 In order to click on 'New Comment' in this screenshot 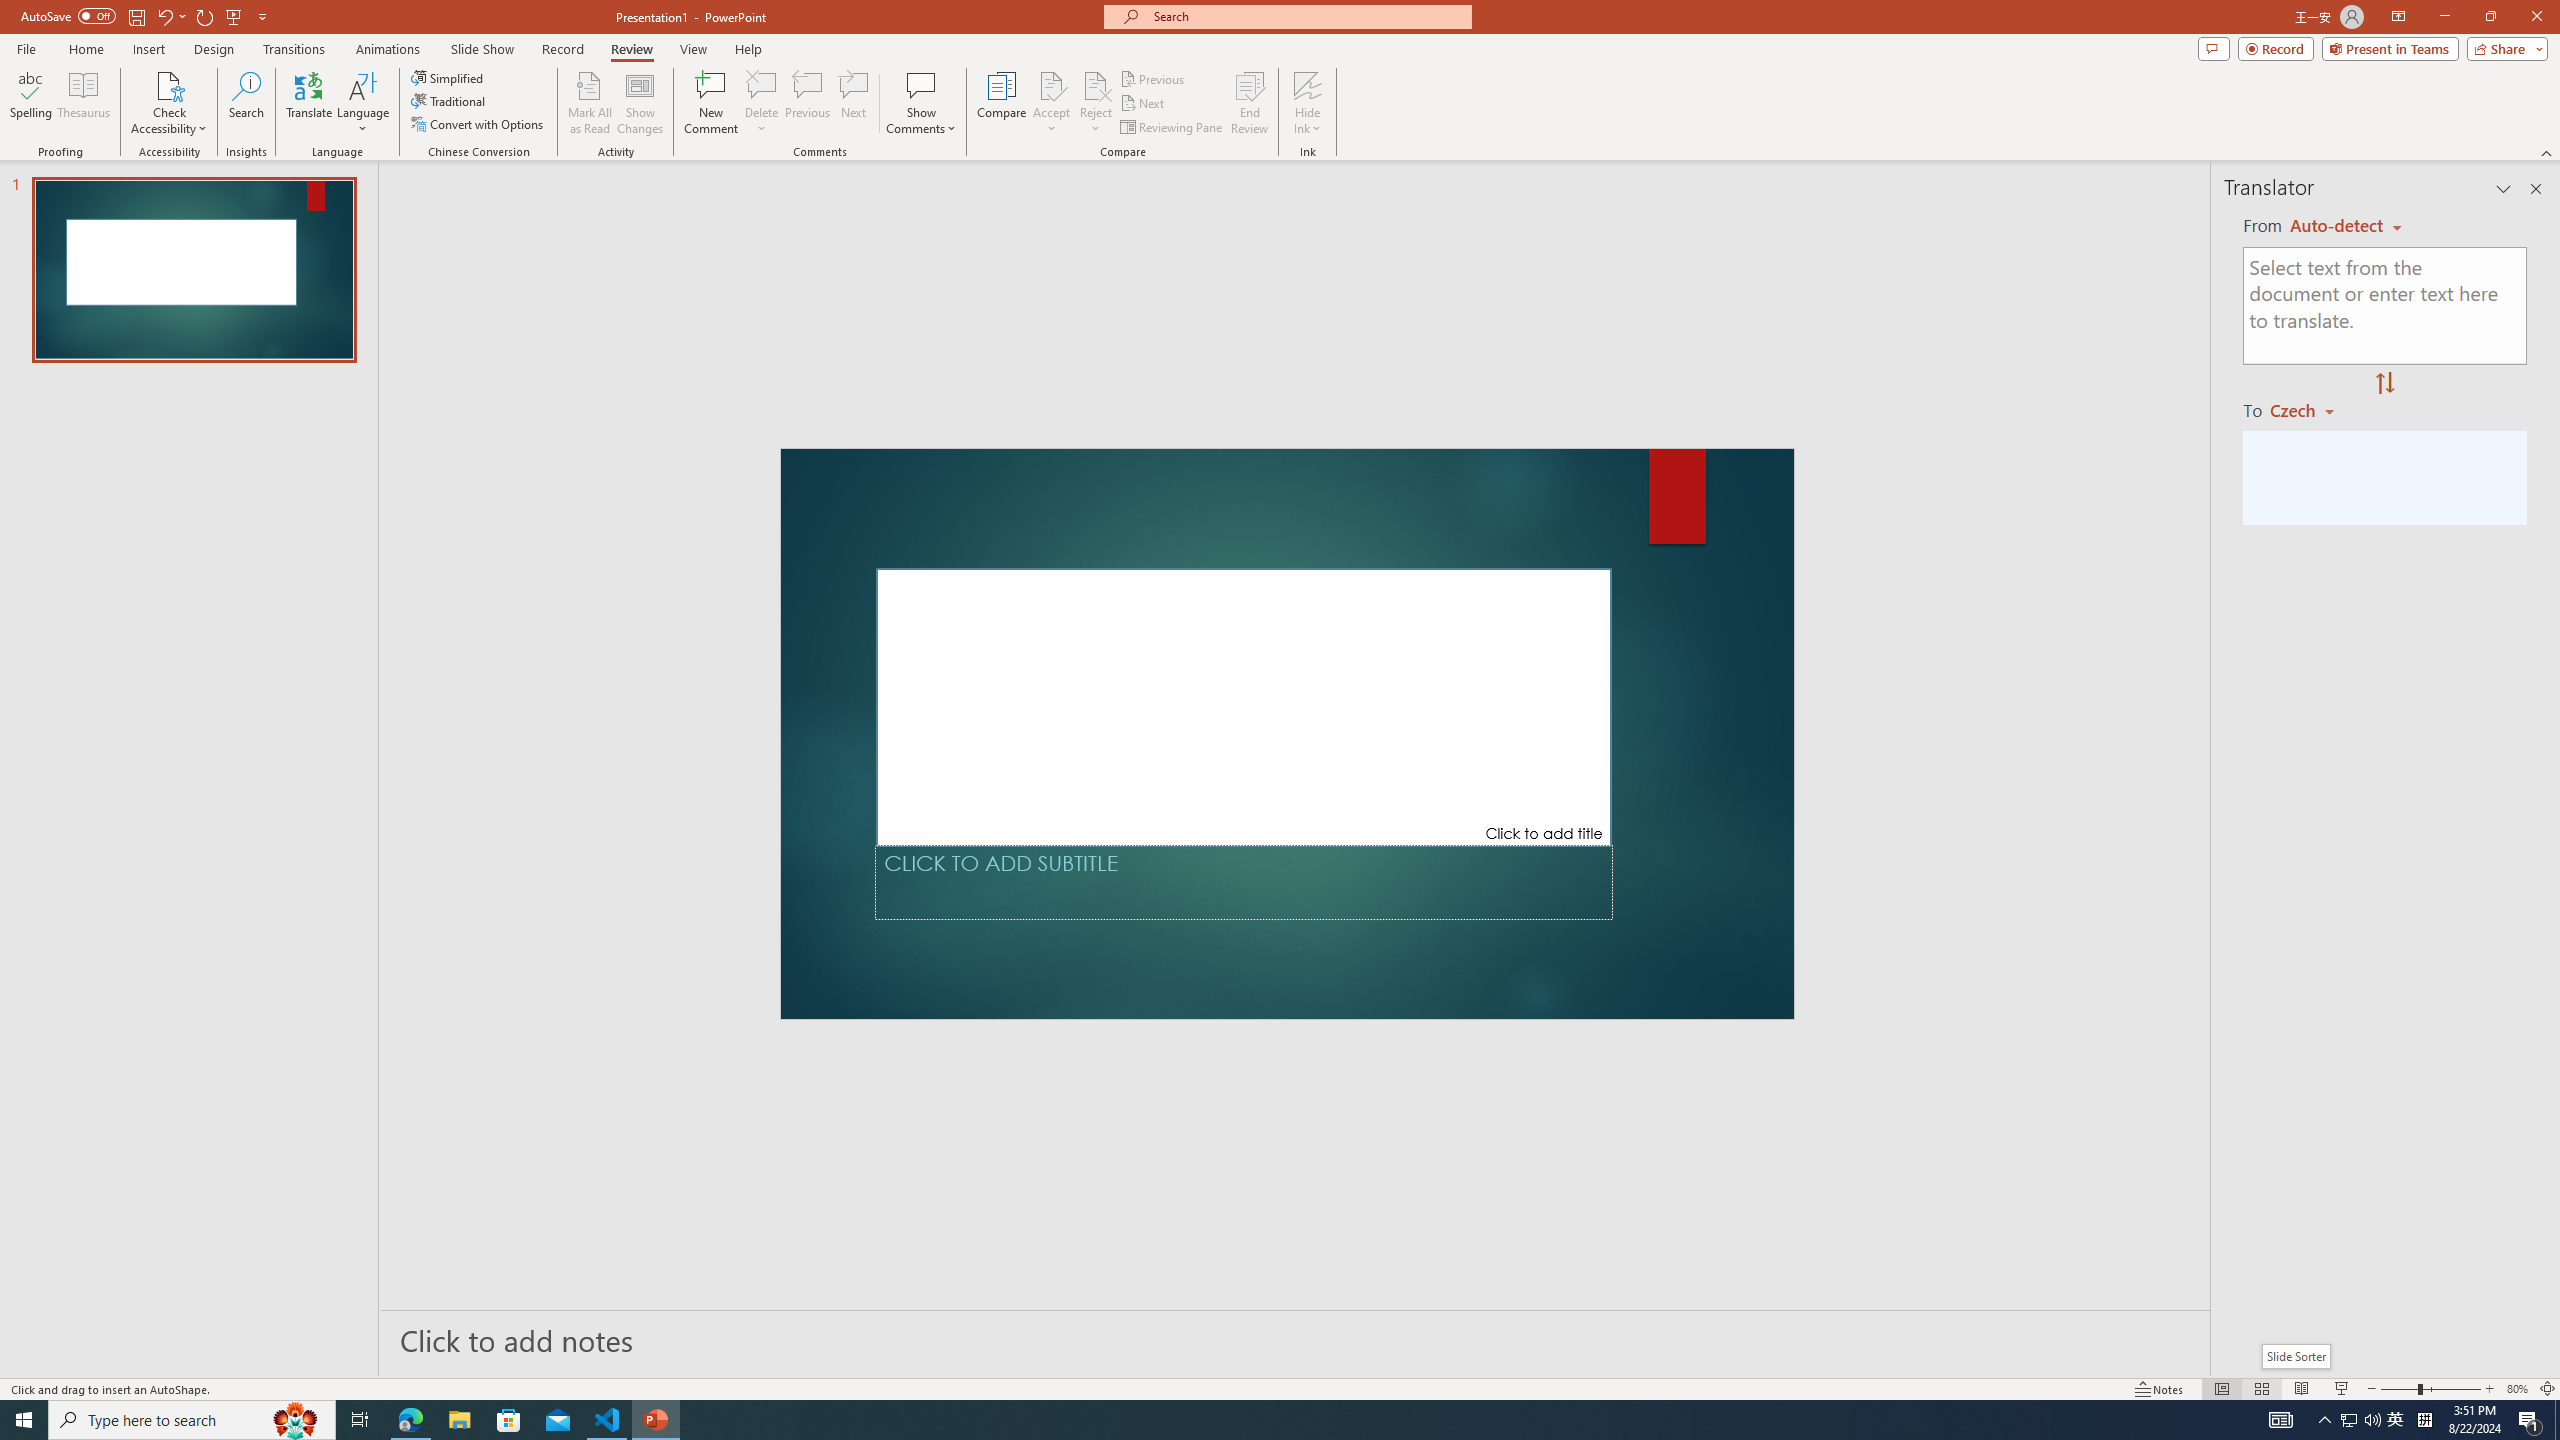, I will do `click(709, 103)`.